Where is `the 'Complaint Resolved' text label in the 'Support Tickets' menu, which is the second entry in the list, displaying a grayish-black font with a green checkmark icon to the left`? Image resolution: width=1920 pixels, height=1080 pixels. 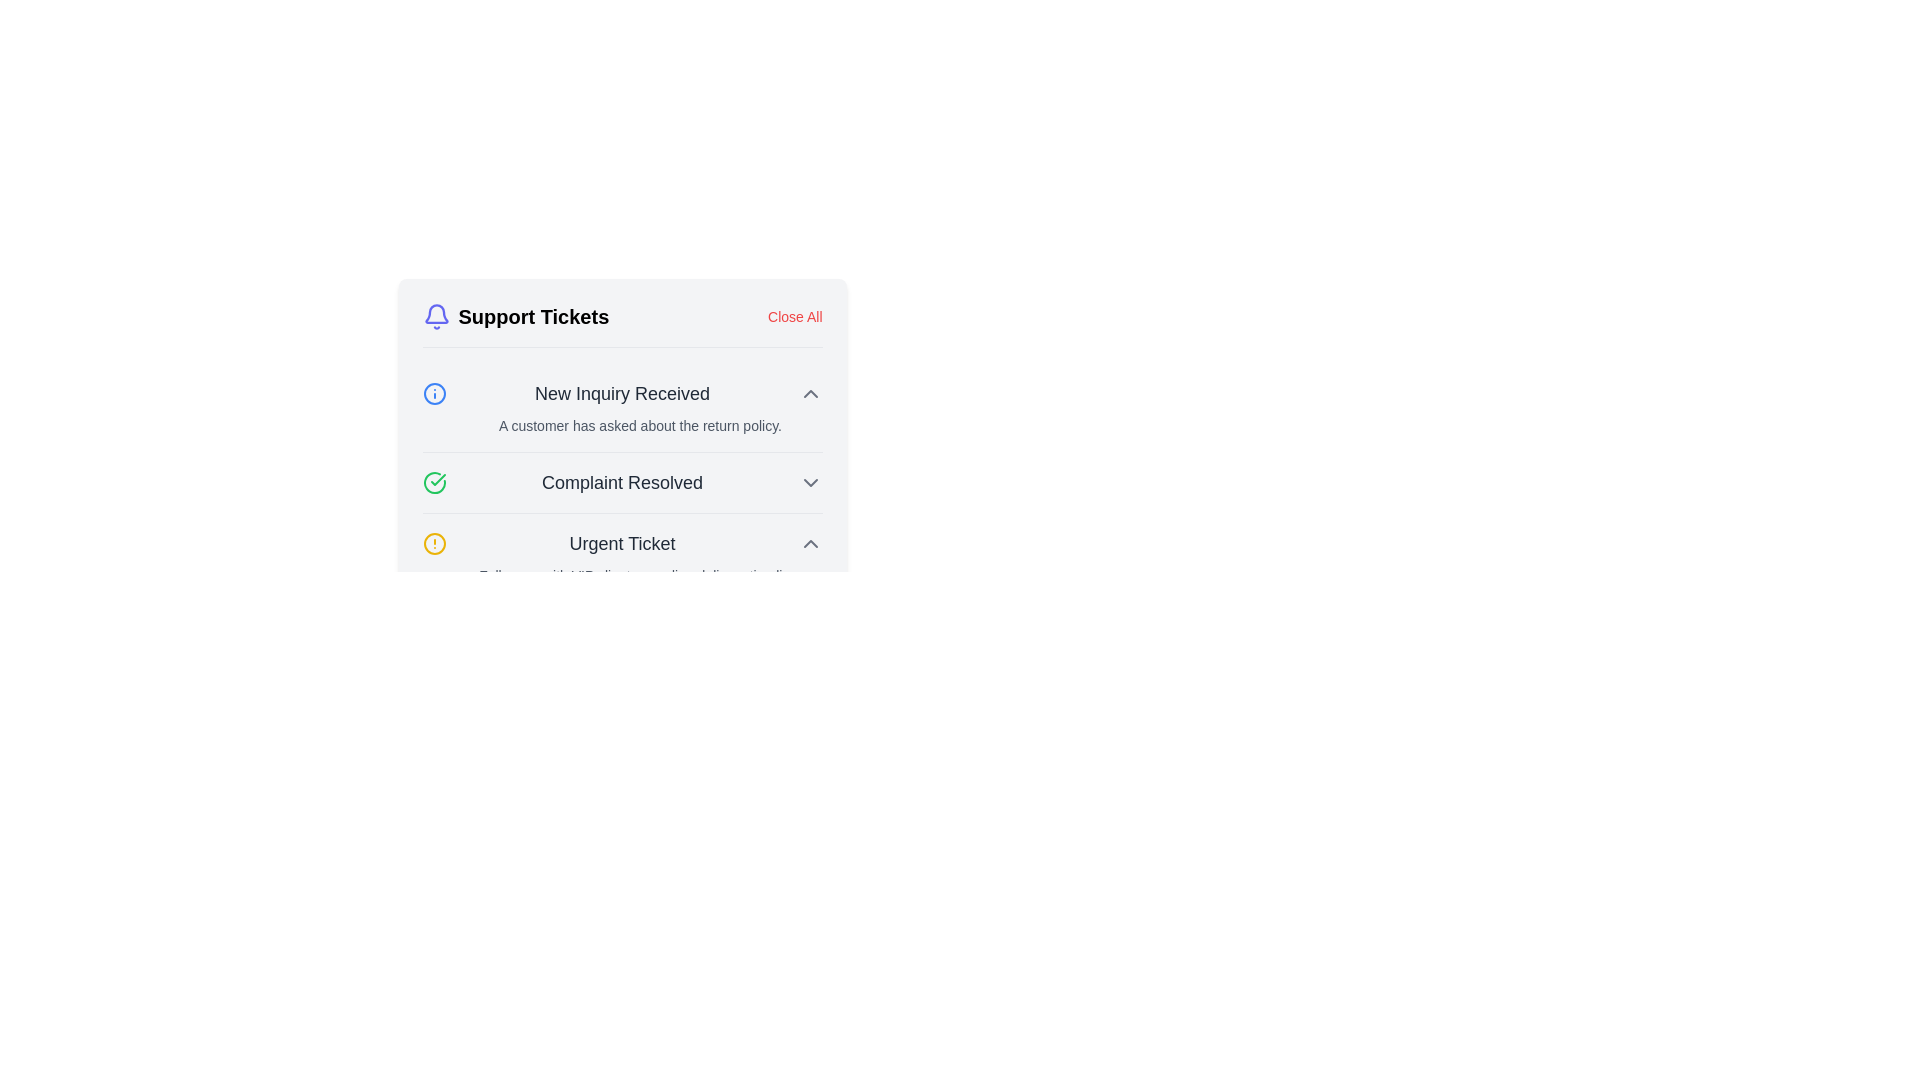 the 'Complaint Resolved' text label in the 'Support Tickets' menu, which is the second entry in the list, displaying a grayish-black font with a green checkmark icon to the left is located at coordinates (621, 482).